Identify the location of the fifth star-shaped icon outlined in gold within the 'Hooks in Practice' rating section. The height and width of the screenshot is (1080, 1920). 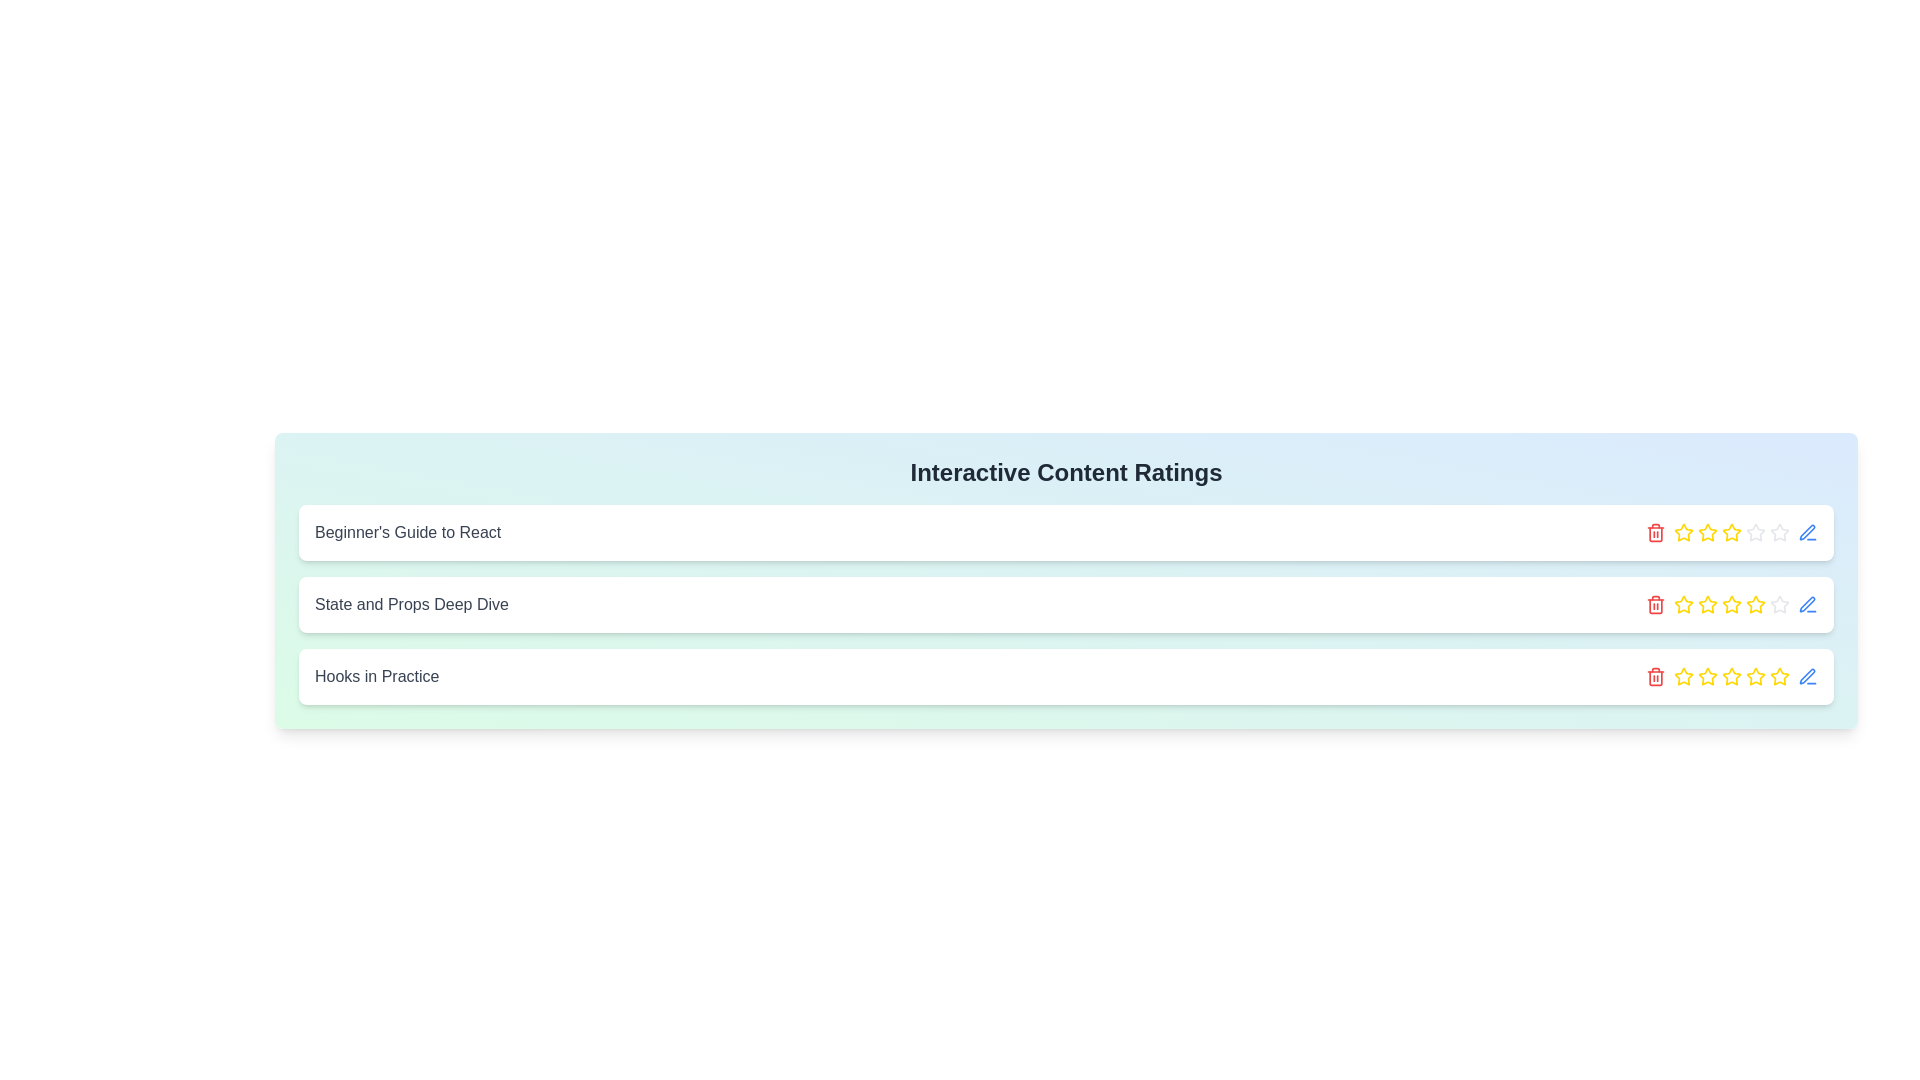
(1731, 676).